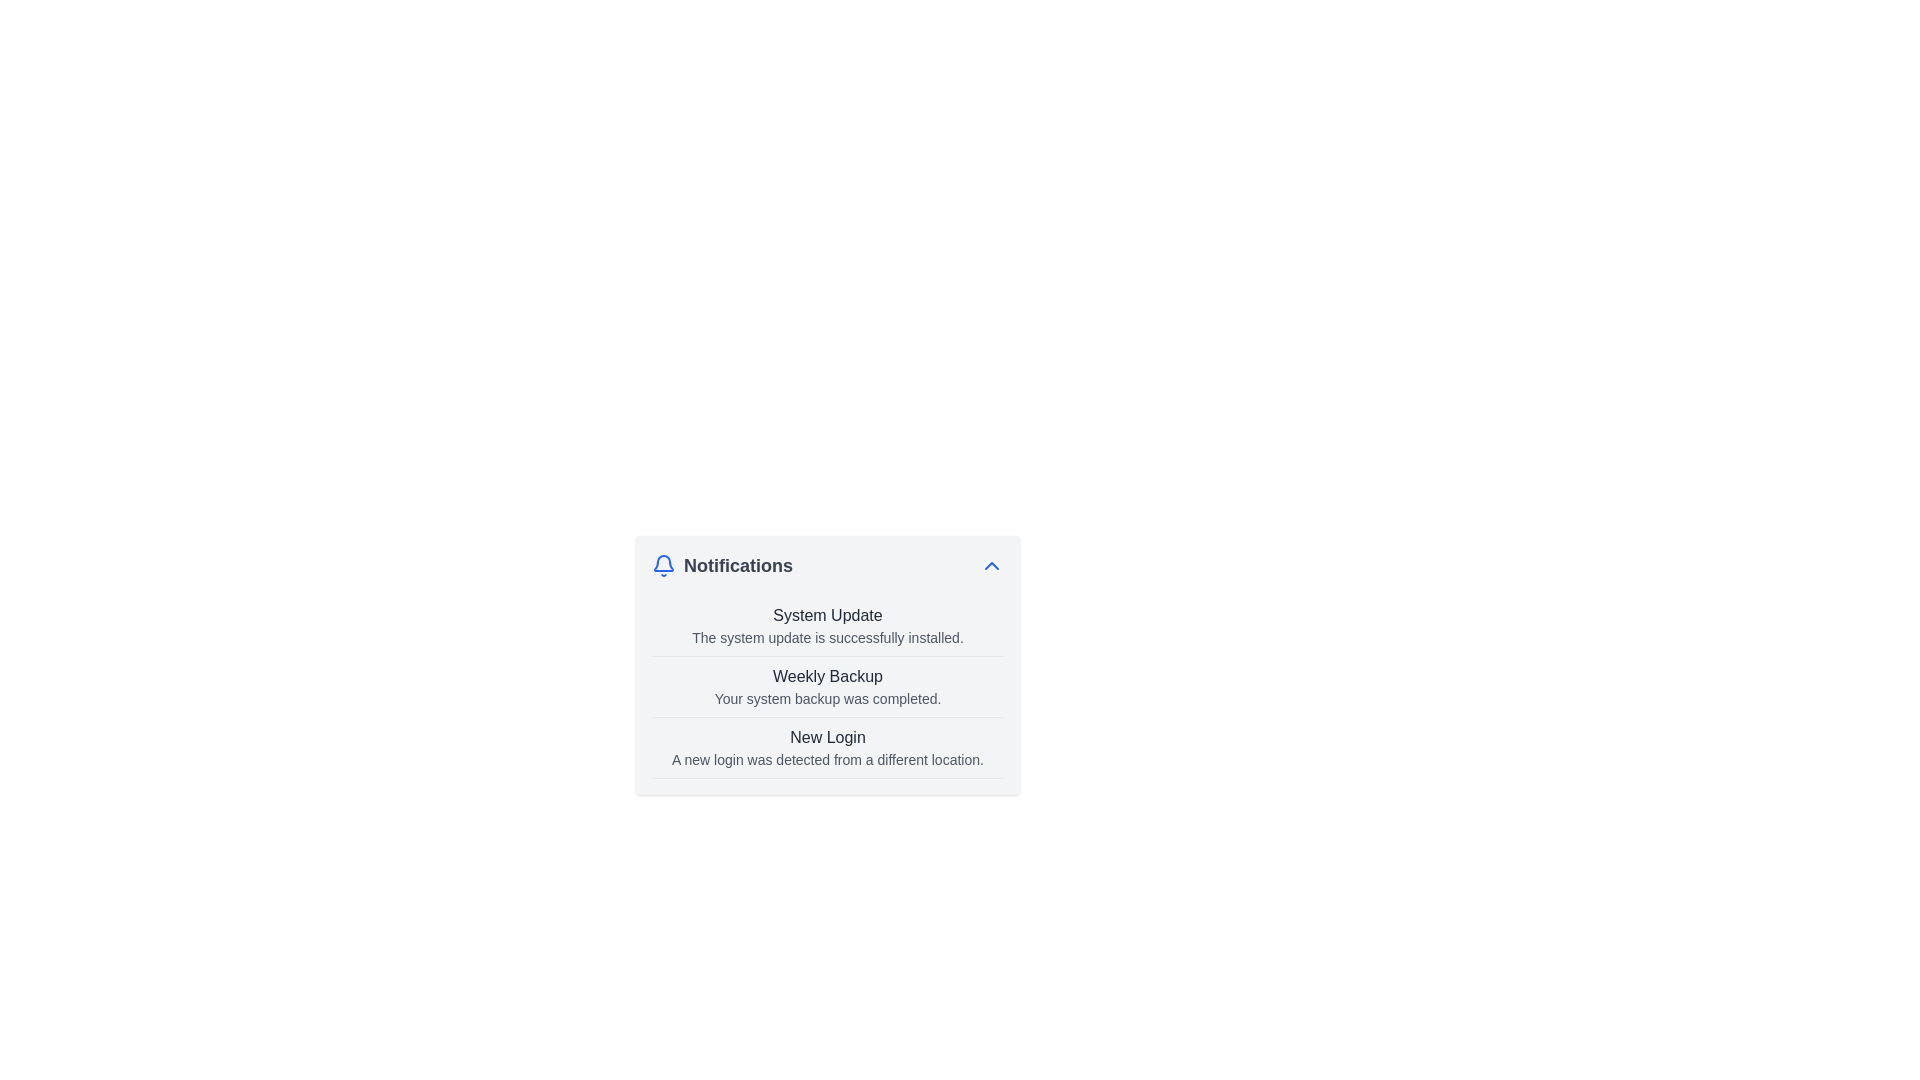 The height and width of the screenshot is (1080, 1920). What do you see at coordinates (828, 637) in the screenshot?
I see `the text label that provides a brief, descriptive update message about the successful completion of a system update, located below the 'System Update' heading in the notification panel` at bounding box center [828, 637].